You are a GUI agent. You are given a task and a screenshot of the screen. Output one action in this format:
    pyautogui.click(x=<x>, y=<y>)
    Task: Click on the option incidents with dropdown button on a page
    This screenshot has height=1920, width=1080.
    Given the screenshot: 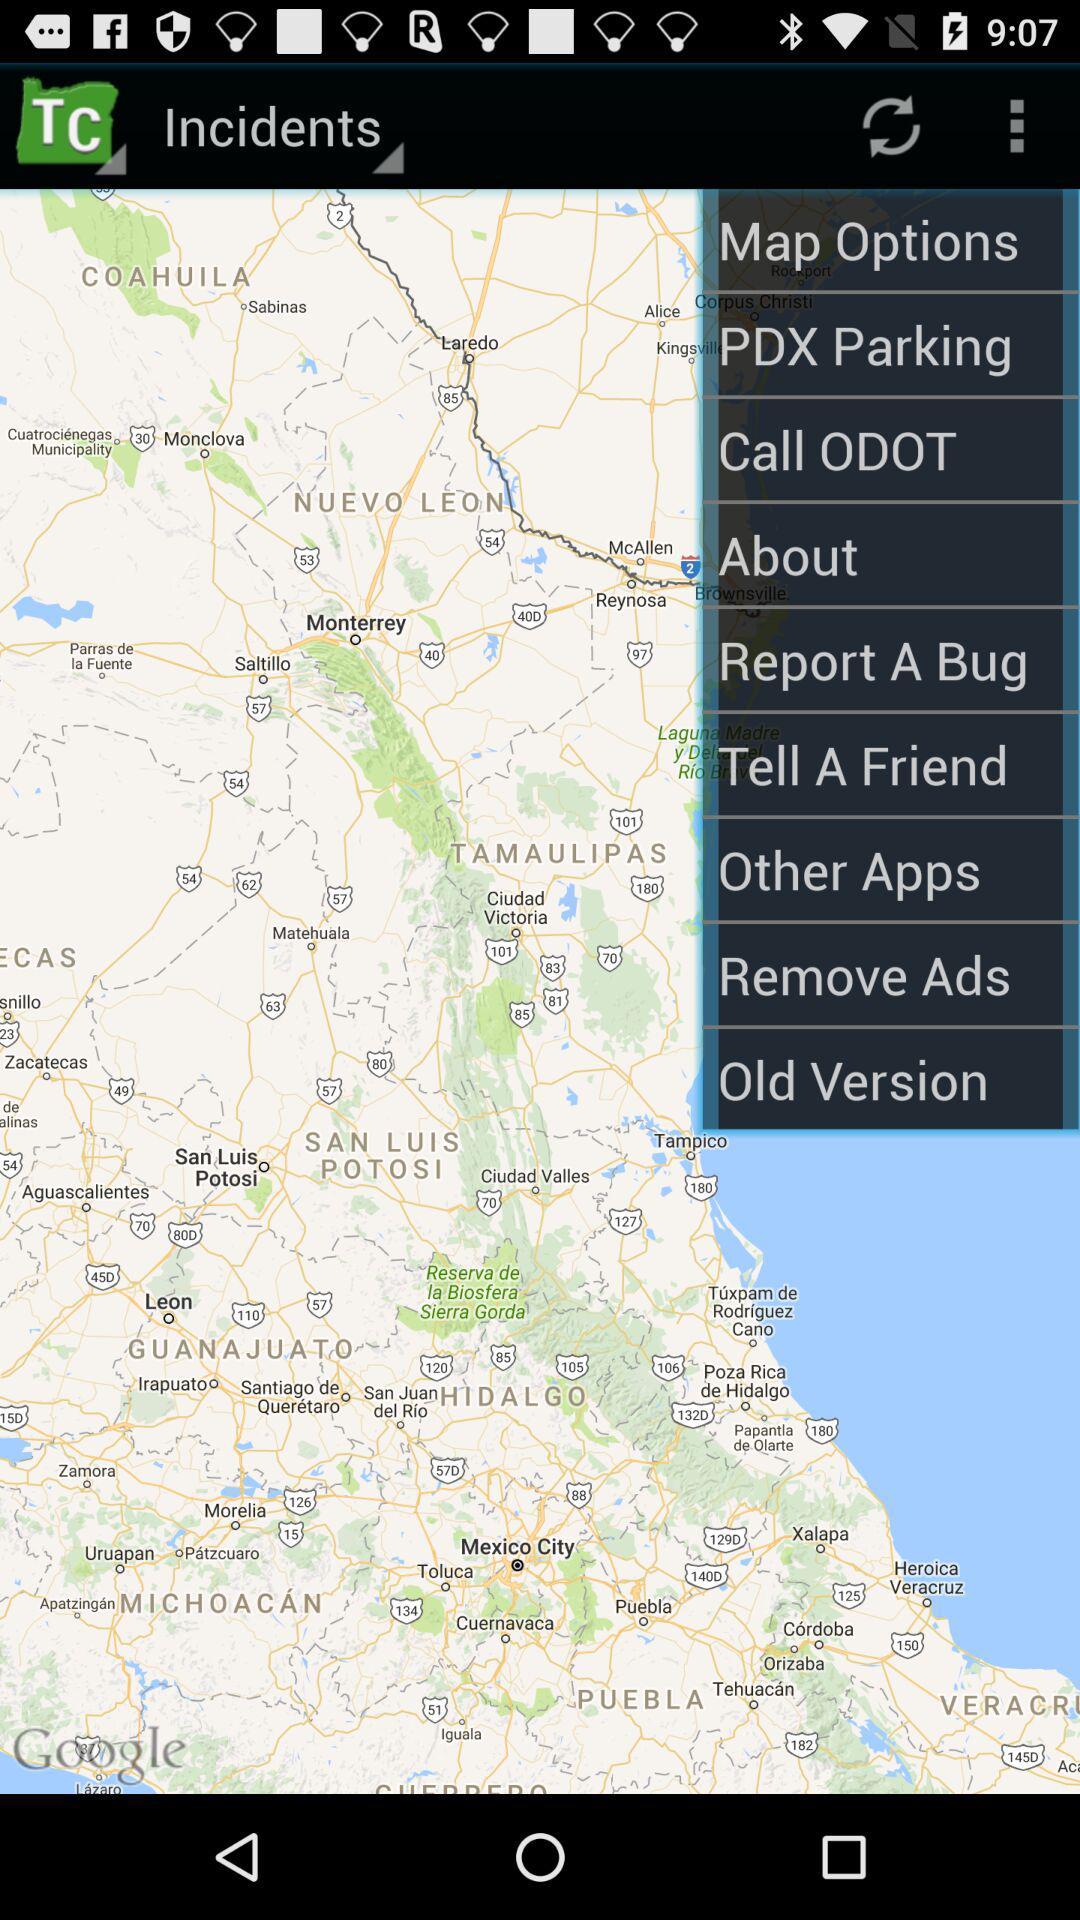 What is the action you would take?
    pyautogui.click(x=280, y=124)
    